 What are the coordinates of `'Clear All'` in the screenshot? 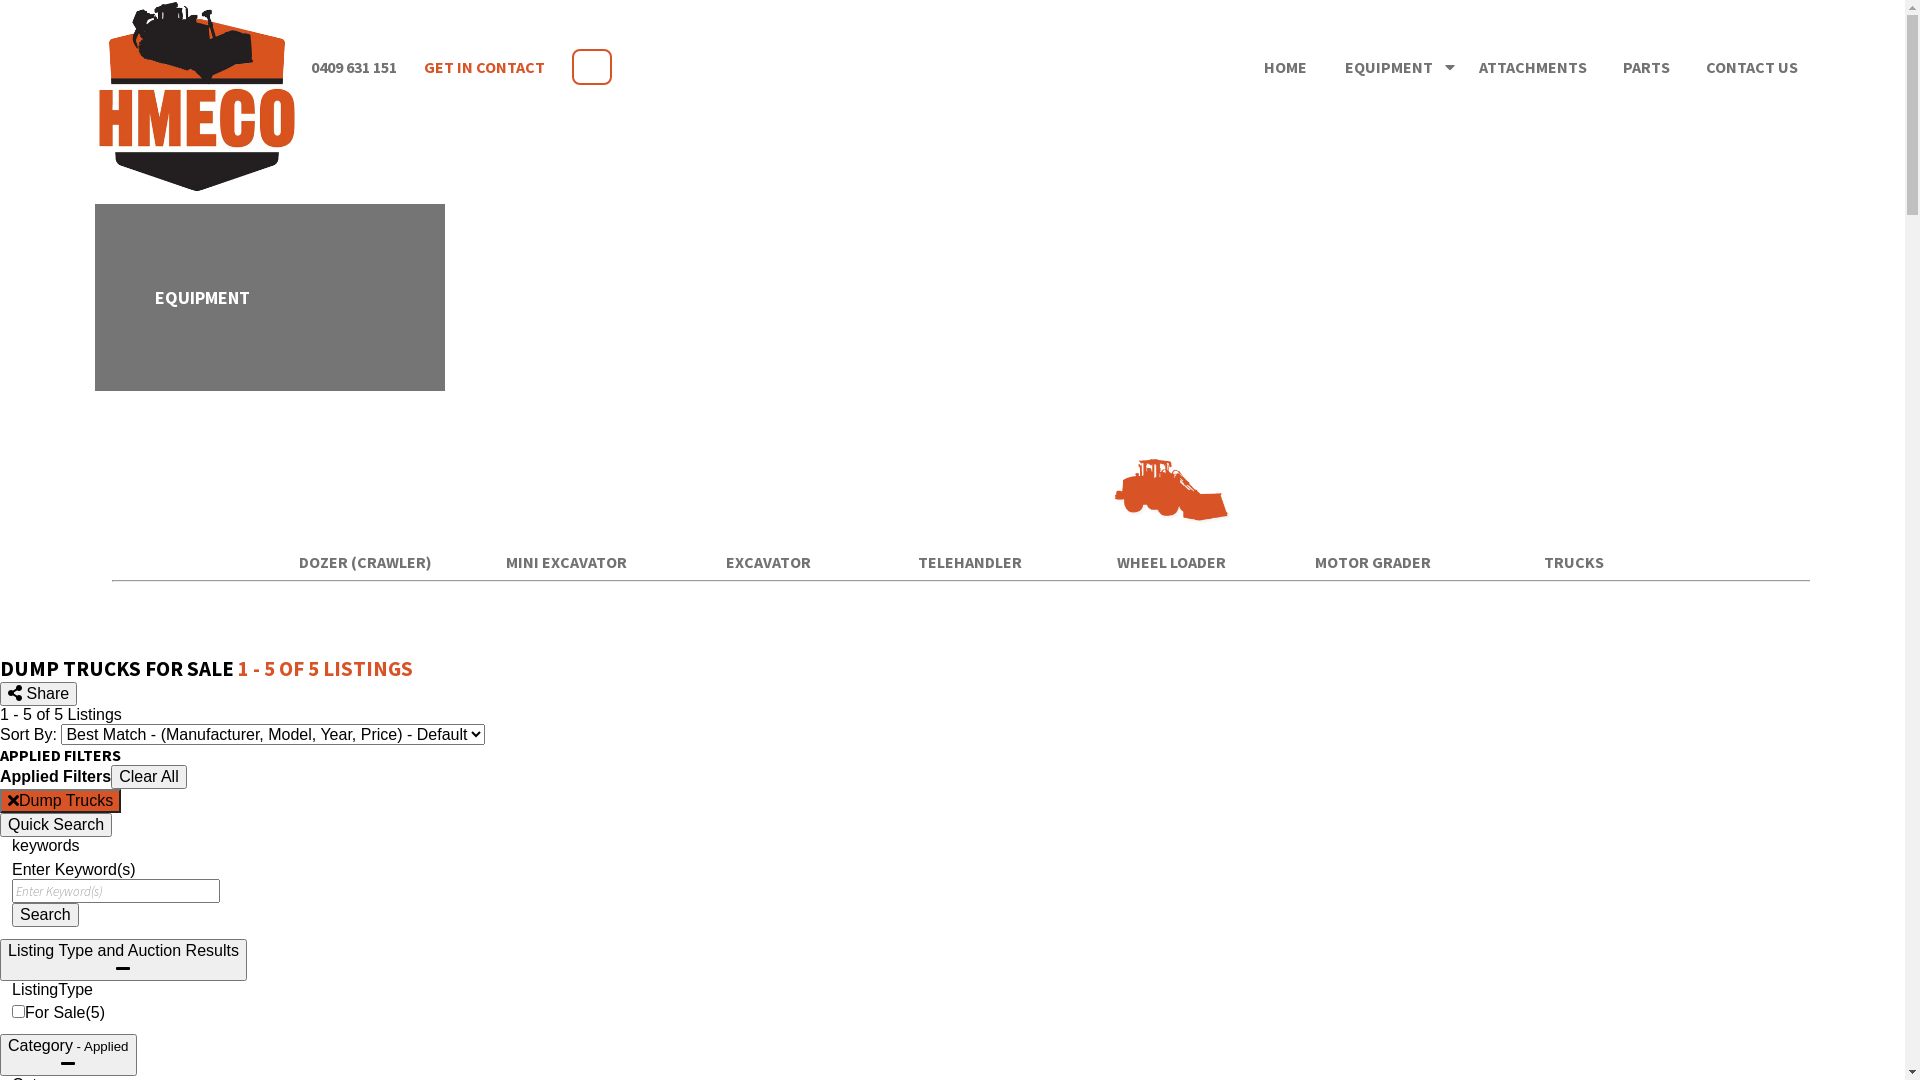 It's located at (147, 775).